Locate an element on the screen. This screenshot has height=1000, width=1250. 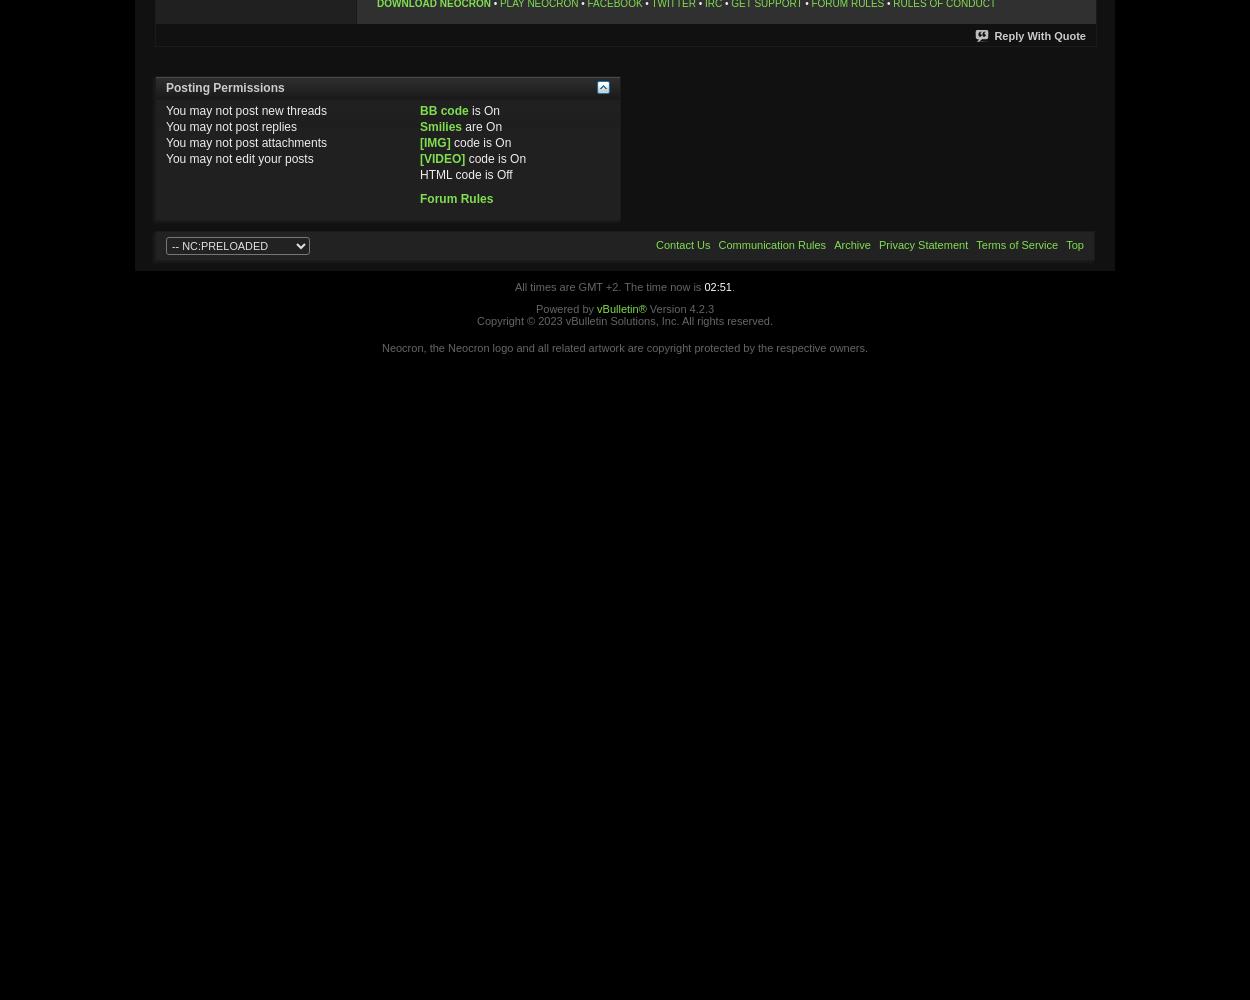
'Privacy Statement' is located at coordinates (922, 243).